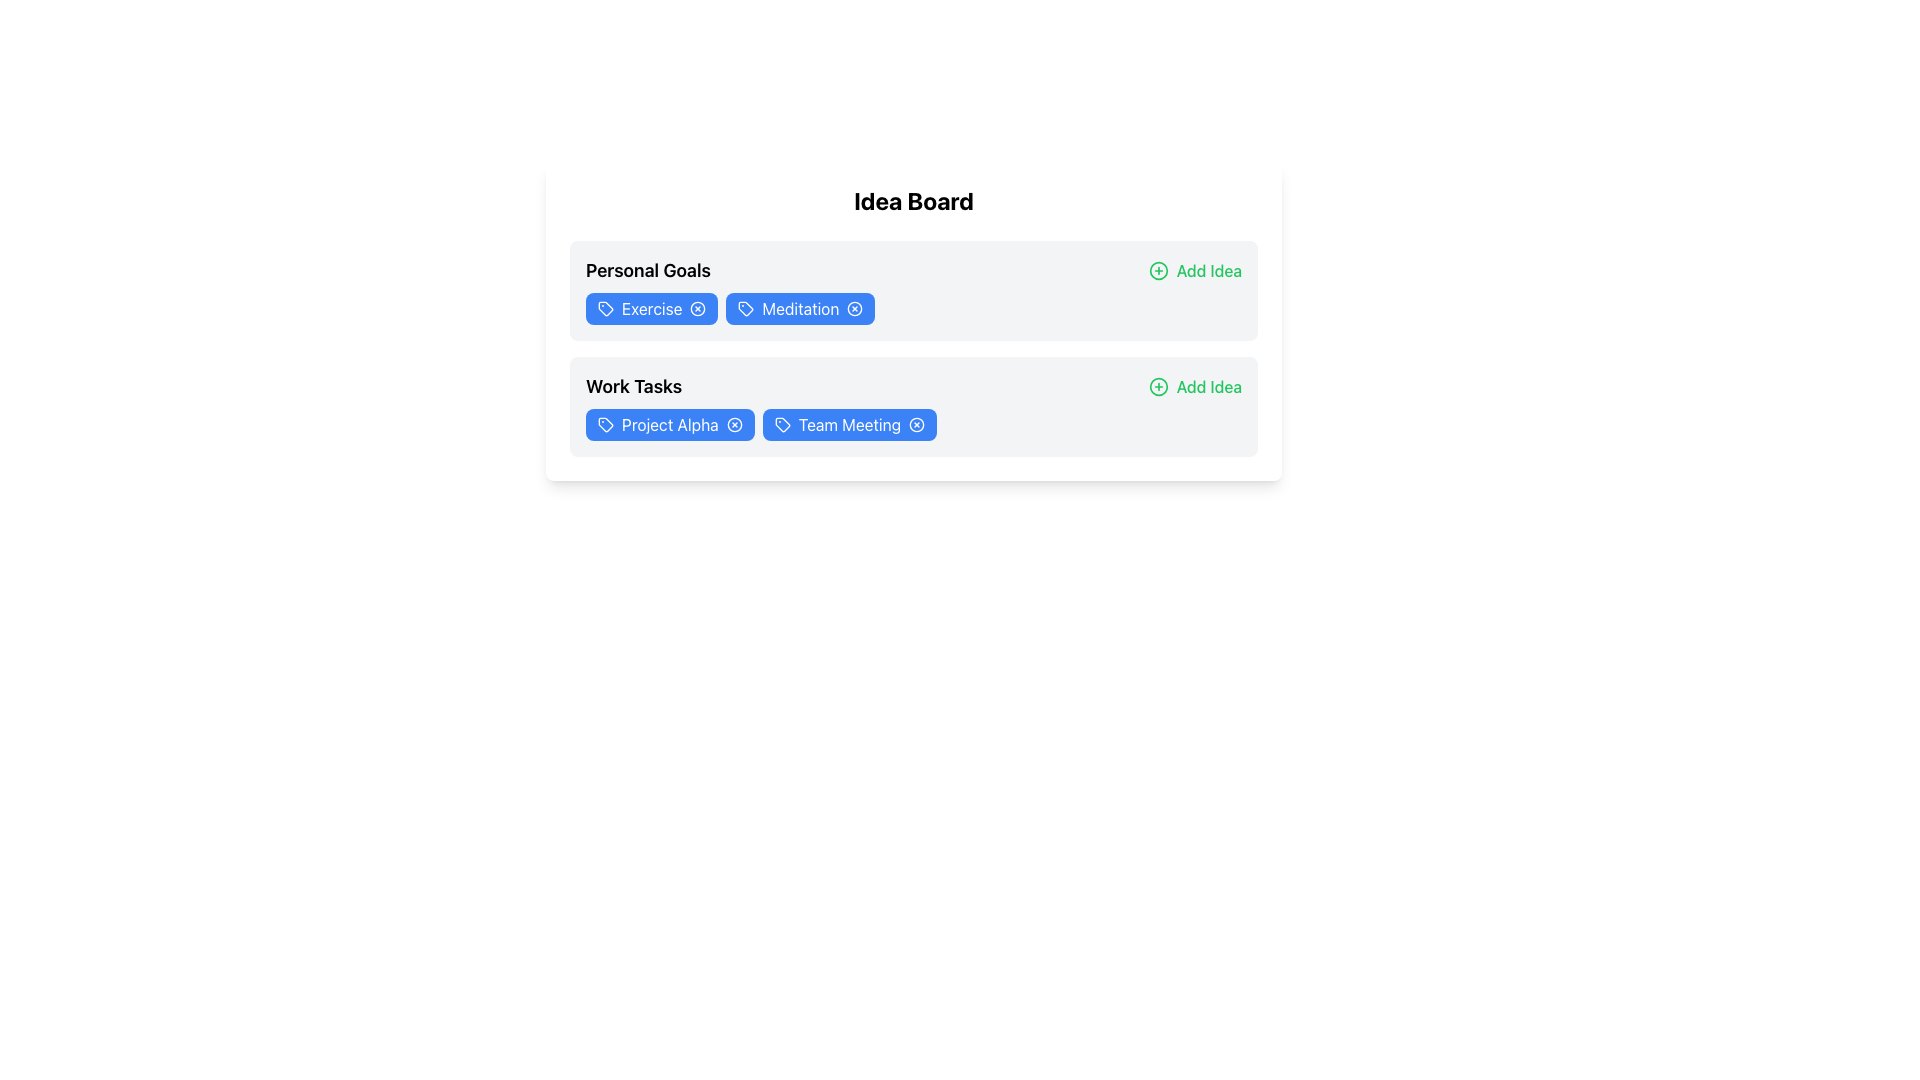  Describe the element at coordinates (1158, 270) in the screenshot. I see `the decorative circle graphic within the 'Add Idea' button icon in the 'Personal Goals' section` at that location.